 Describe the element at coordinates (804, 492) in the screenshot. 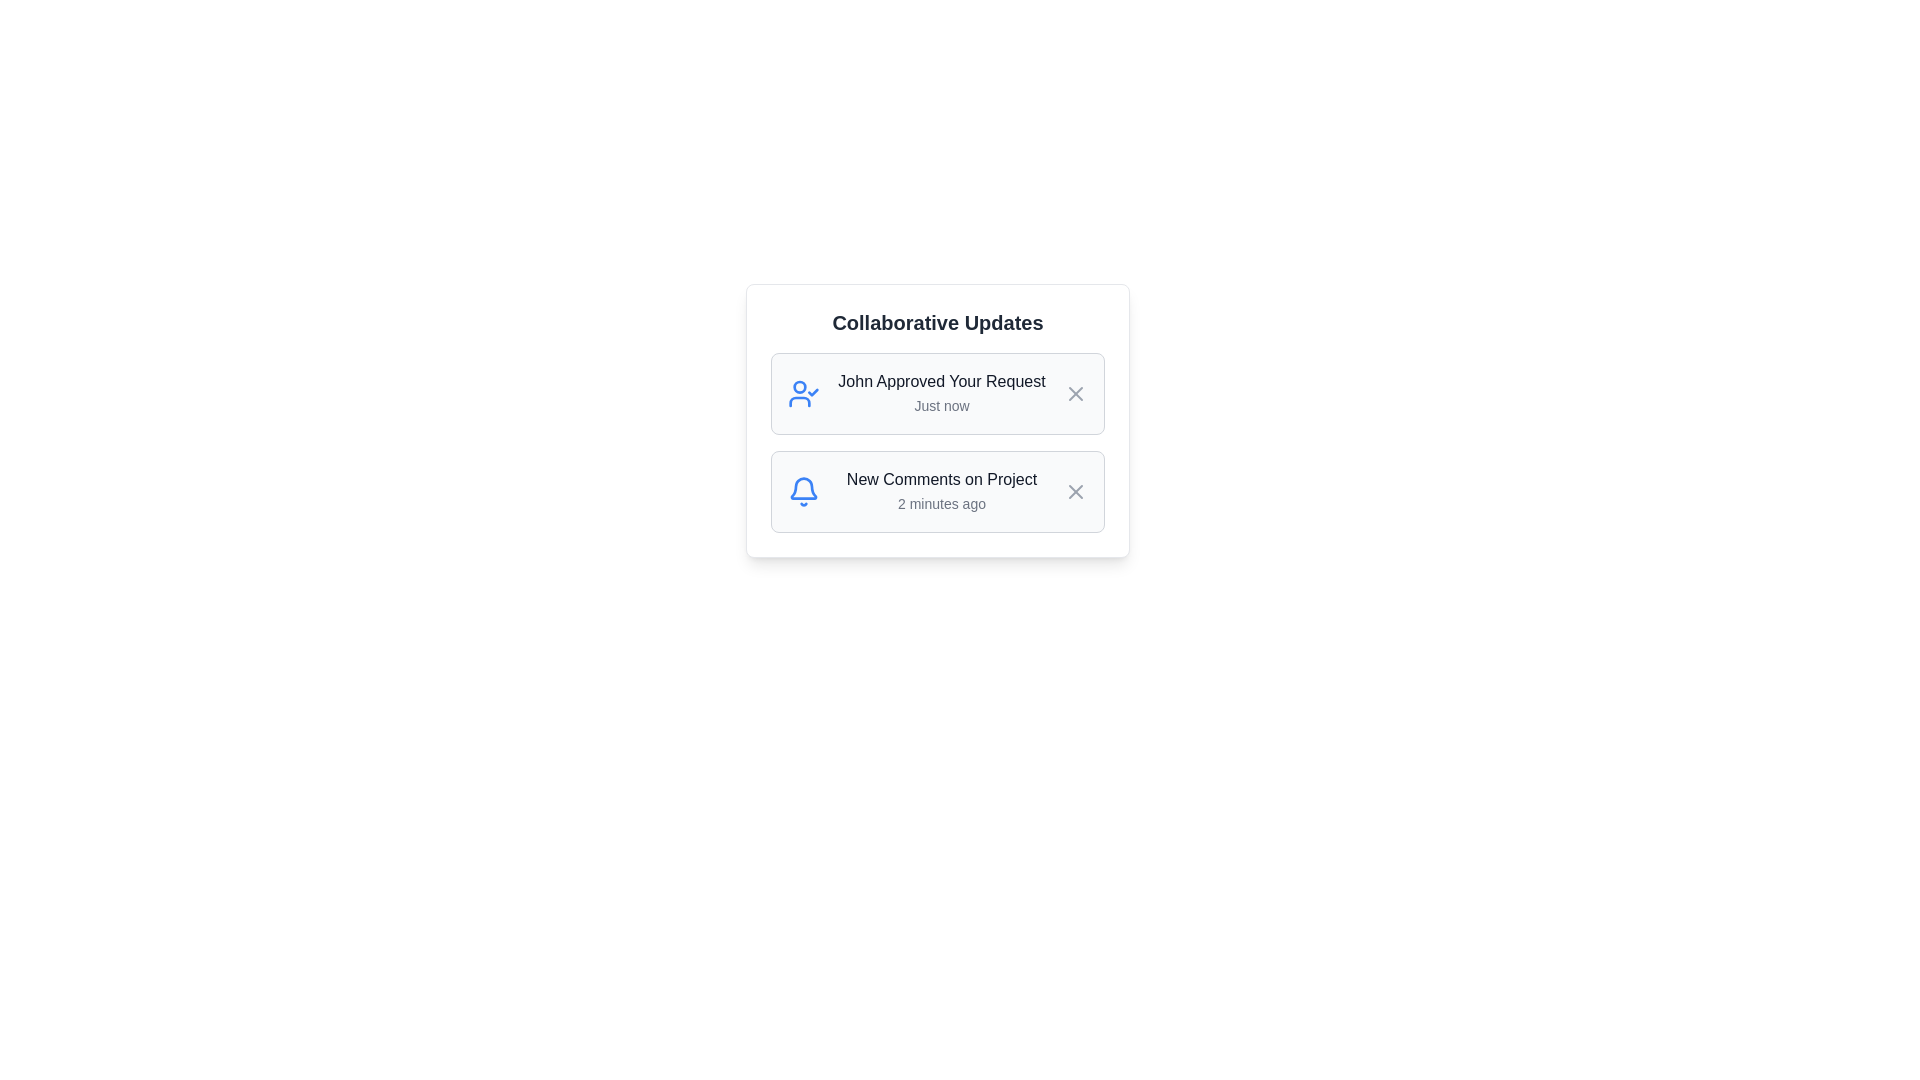

I see `the notification icon that indicates updates for 'New Comments on Project 2 minutes ago', located at the leftmost region of the lower notification card` at that location.